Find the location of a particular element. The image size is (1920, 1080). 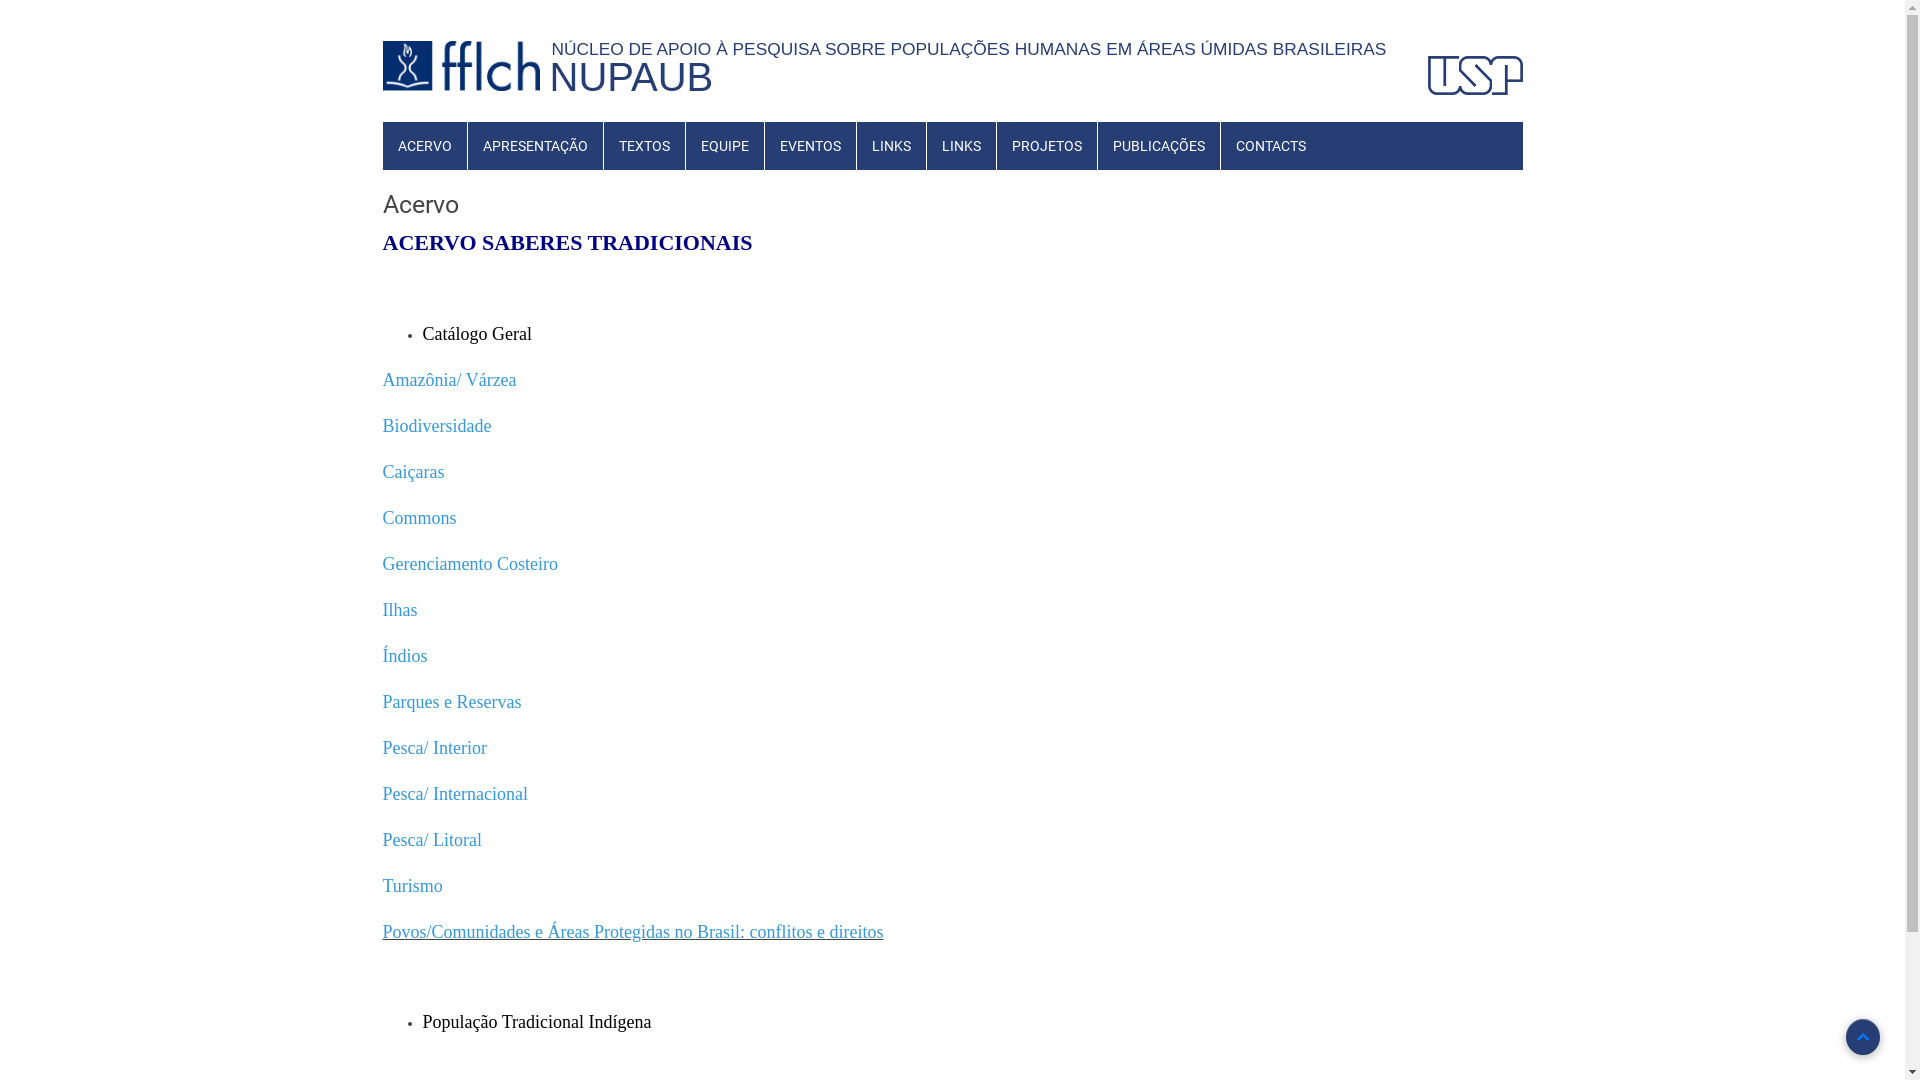

'PROJETOS' is located at coordinates (1045, 145).